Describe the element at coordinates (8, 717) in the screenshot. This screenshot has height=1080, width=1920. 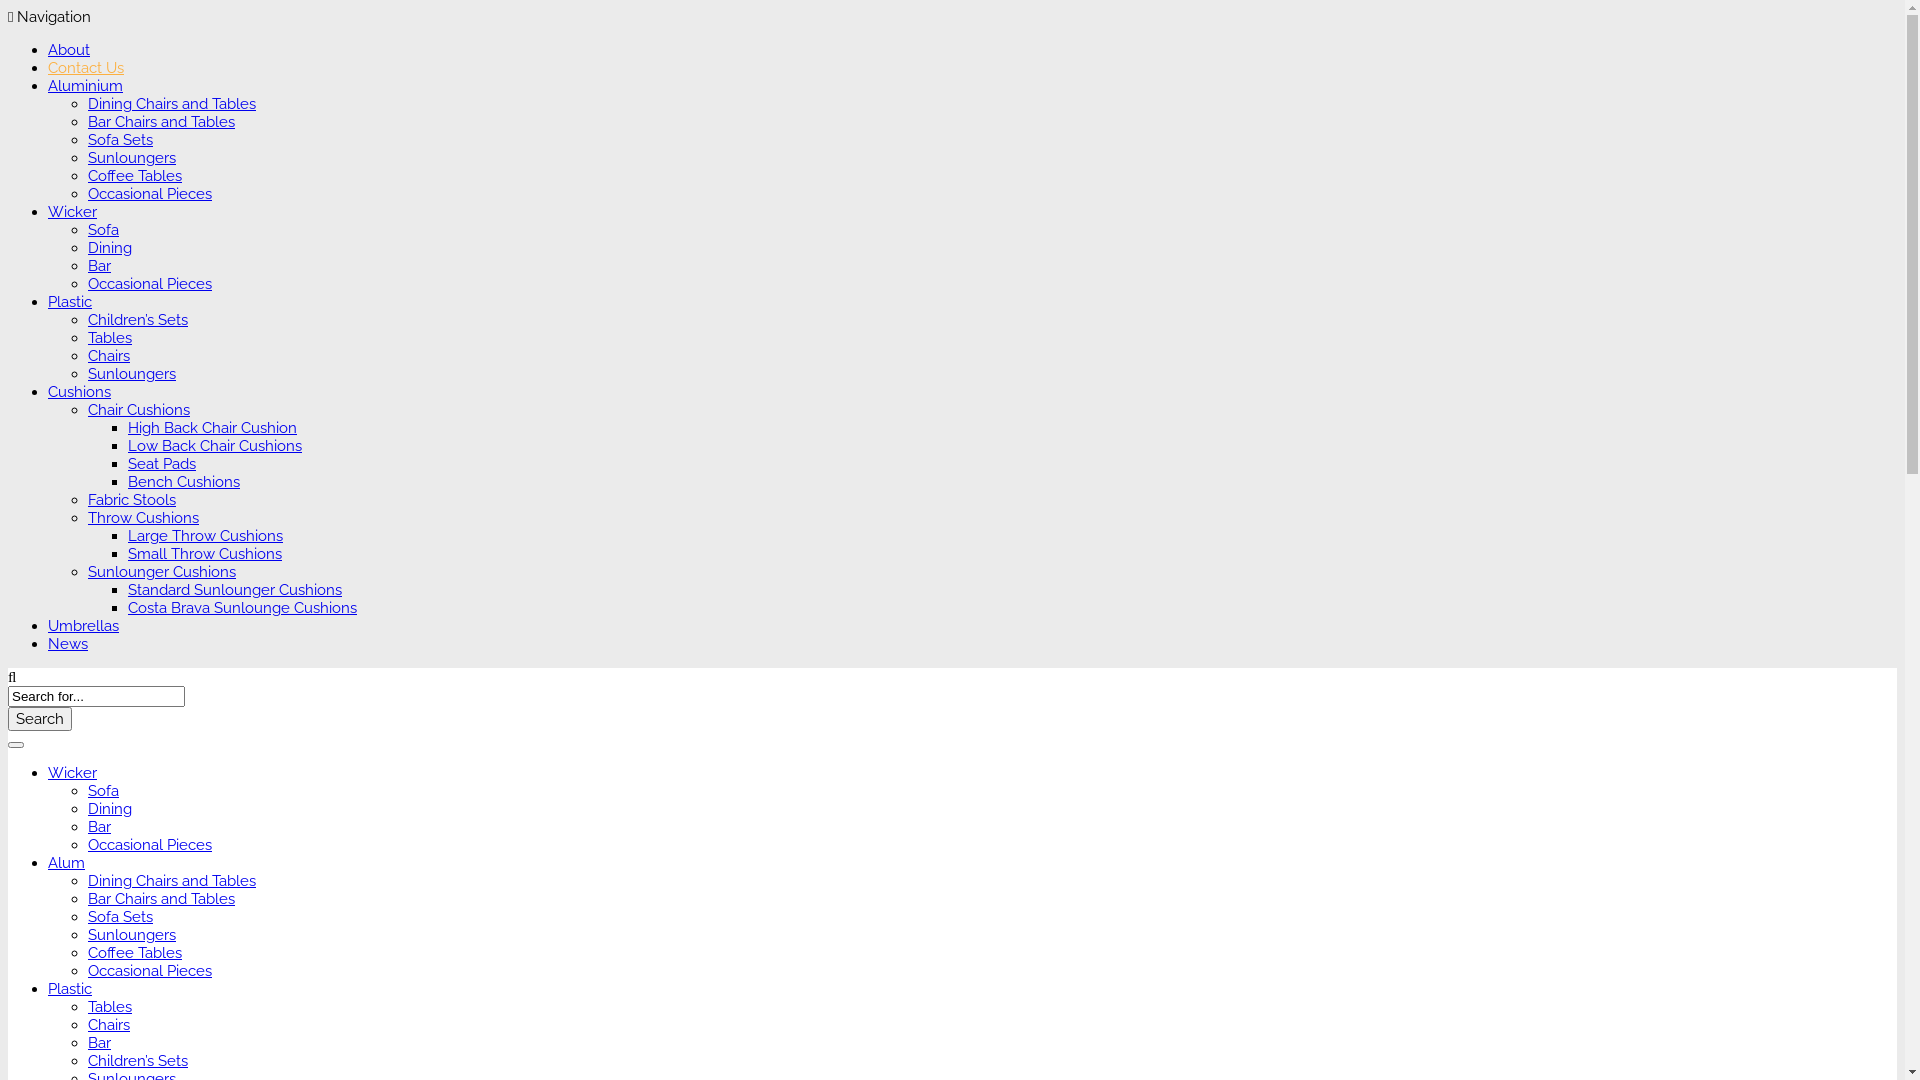
I see `'Search'` at that location.